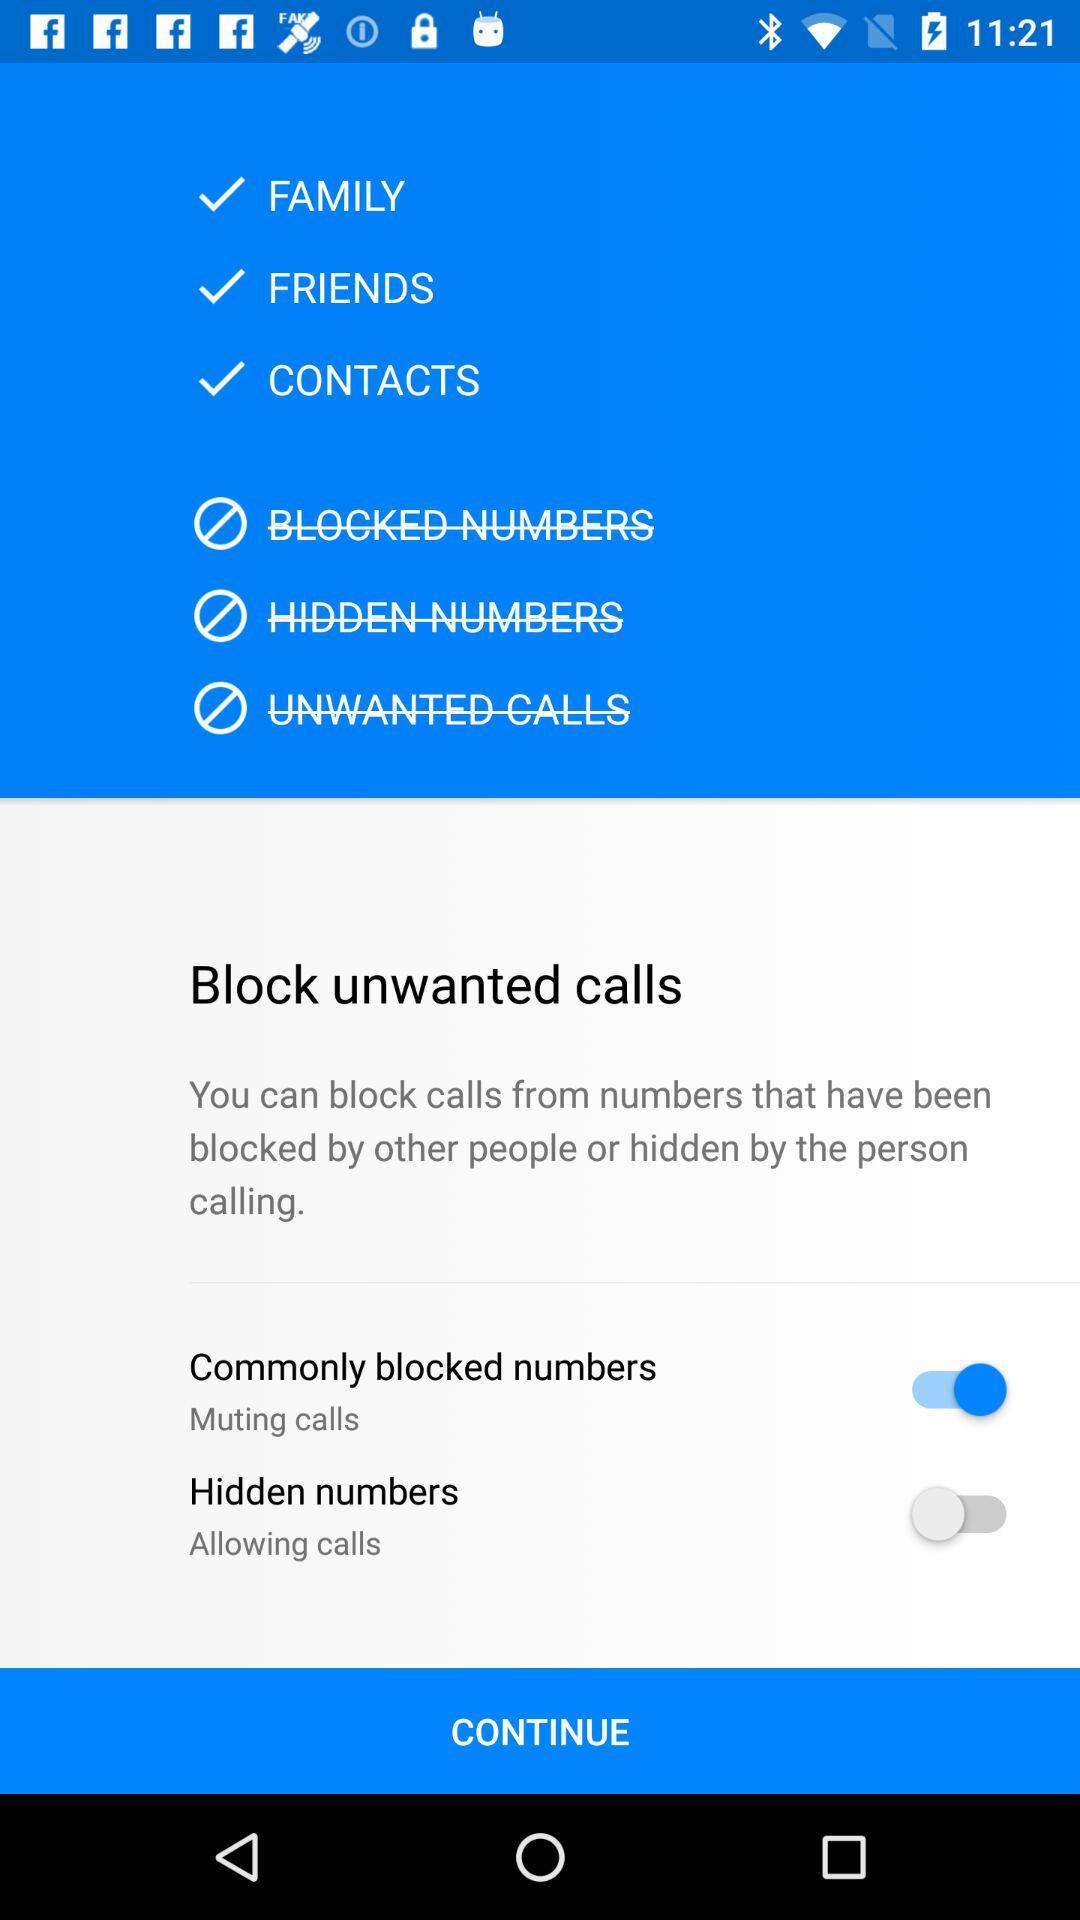  What do you see at coordinates (540, 1730) in the screenshot?
I see `continue item` at bounding box center [540, 1730].